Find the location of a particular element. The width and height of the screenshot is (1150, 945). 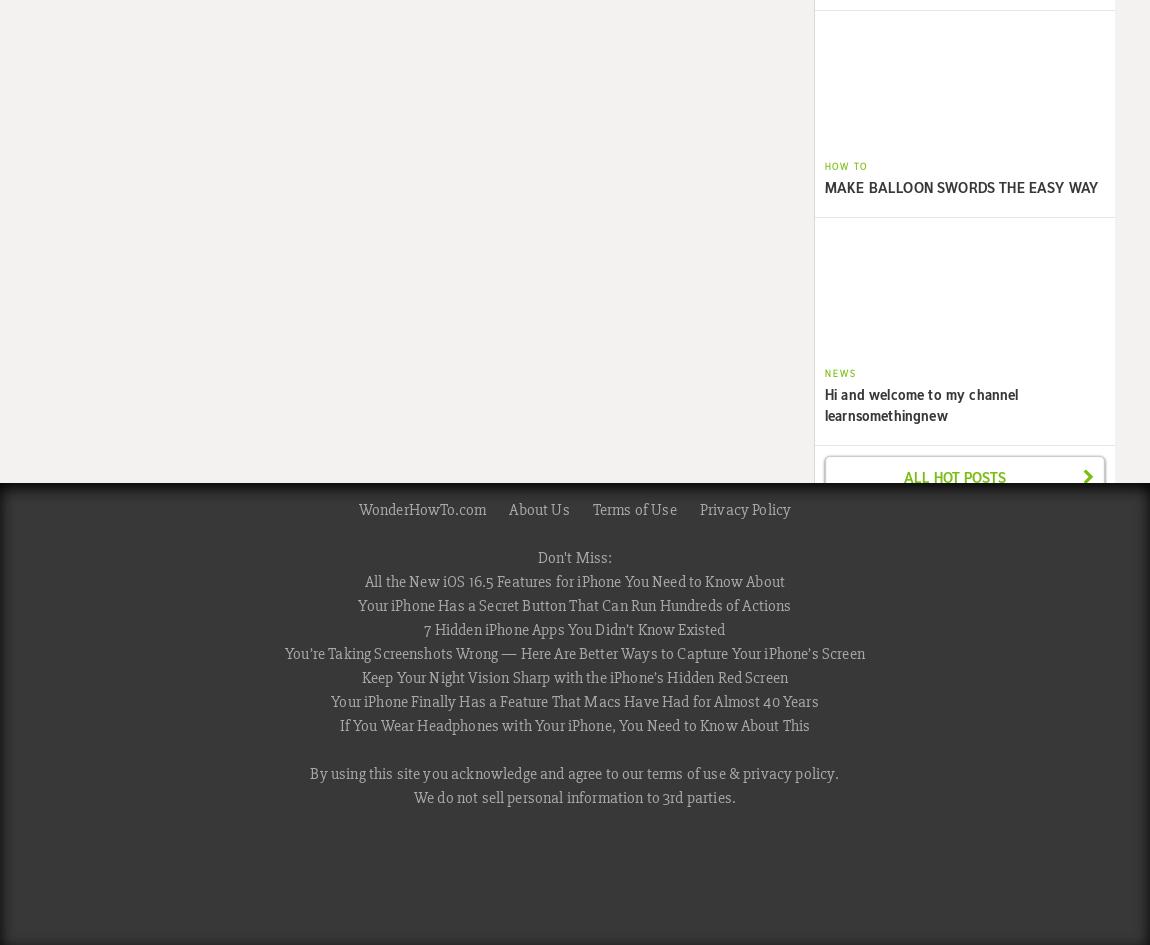

'&' is located at coordinates (733, 772).